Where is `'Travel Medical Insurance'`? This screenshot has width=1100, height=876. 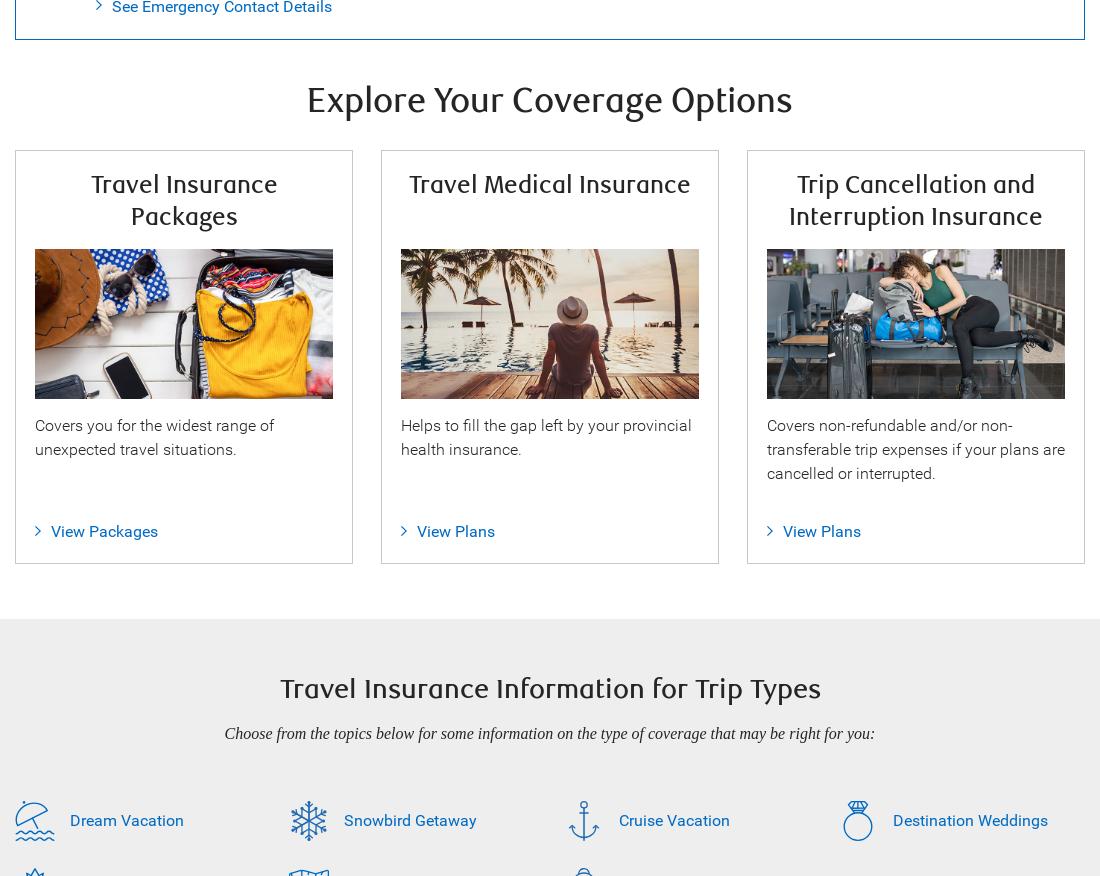 'Travel Medical Insurance' is located at coordinates (549, 184).